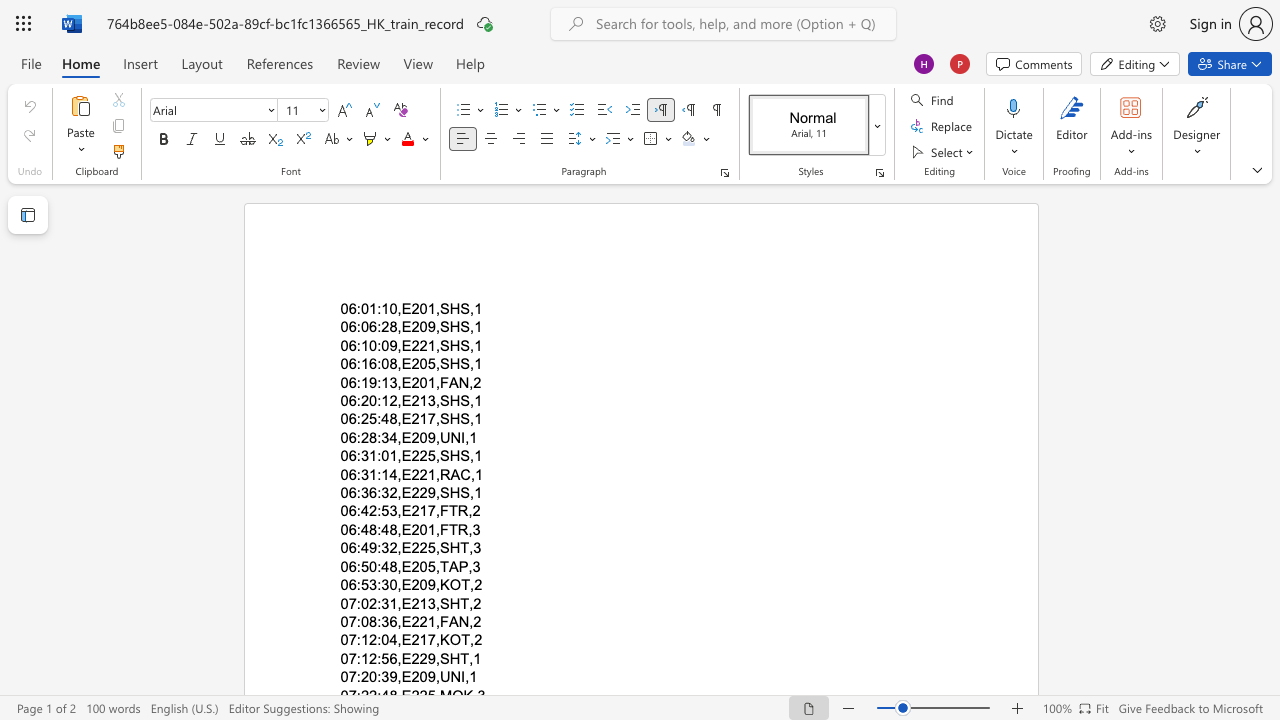 The width and height of the screenshot is (1280, 720). What do you see at coordinates (381, 602) in the screenshot?
I see `the subset text "31,E21" within the text "07:02:31,E213,SHT,2"` at bounding box center [381, 602].